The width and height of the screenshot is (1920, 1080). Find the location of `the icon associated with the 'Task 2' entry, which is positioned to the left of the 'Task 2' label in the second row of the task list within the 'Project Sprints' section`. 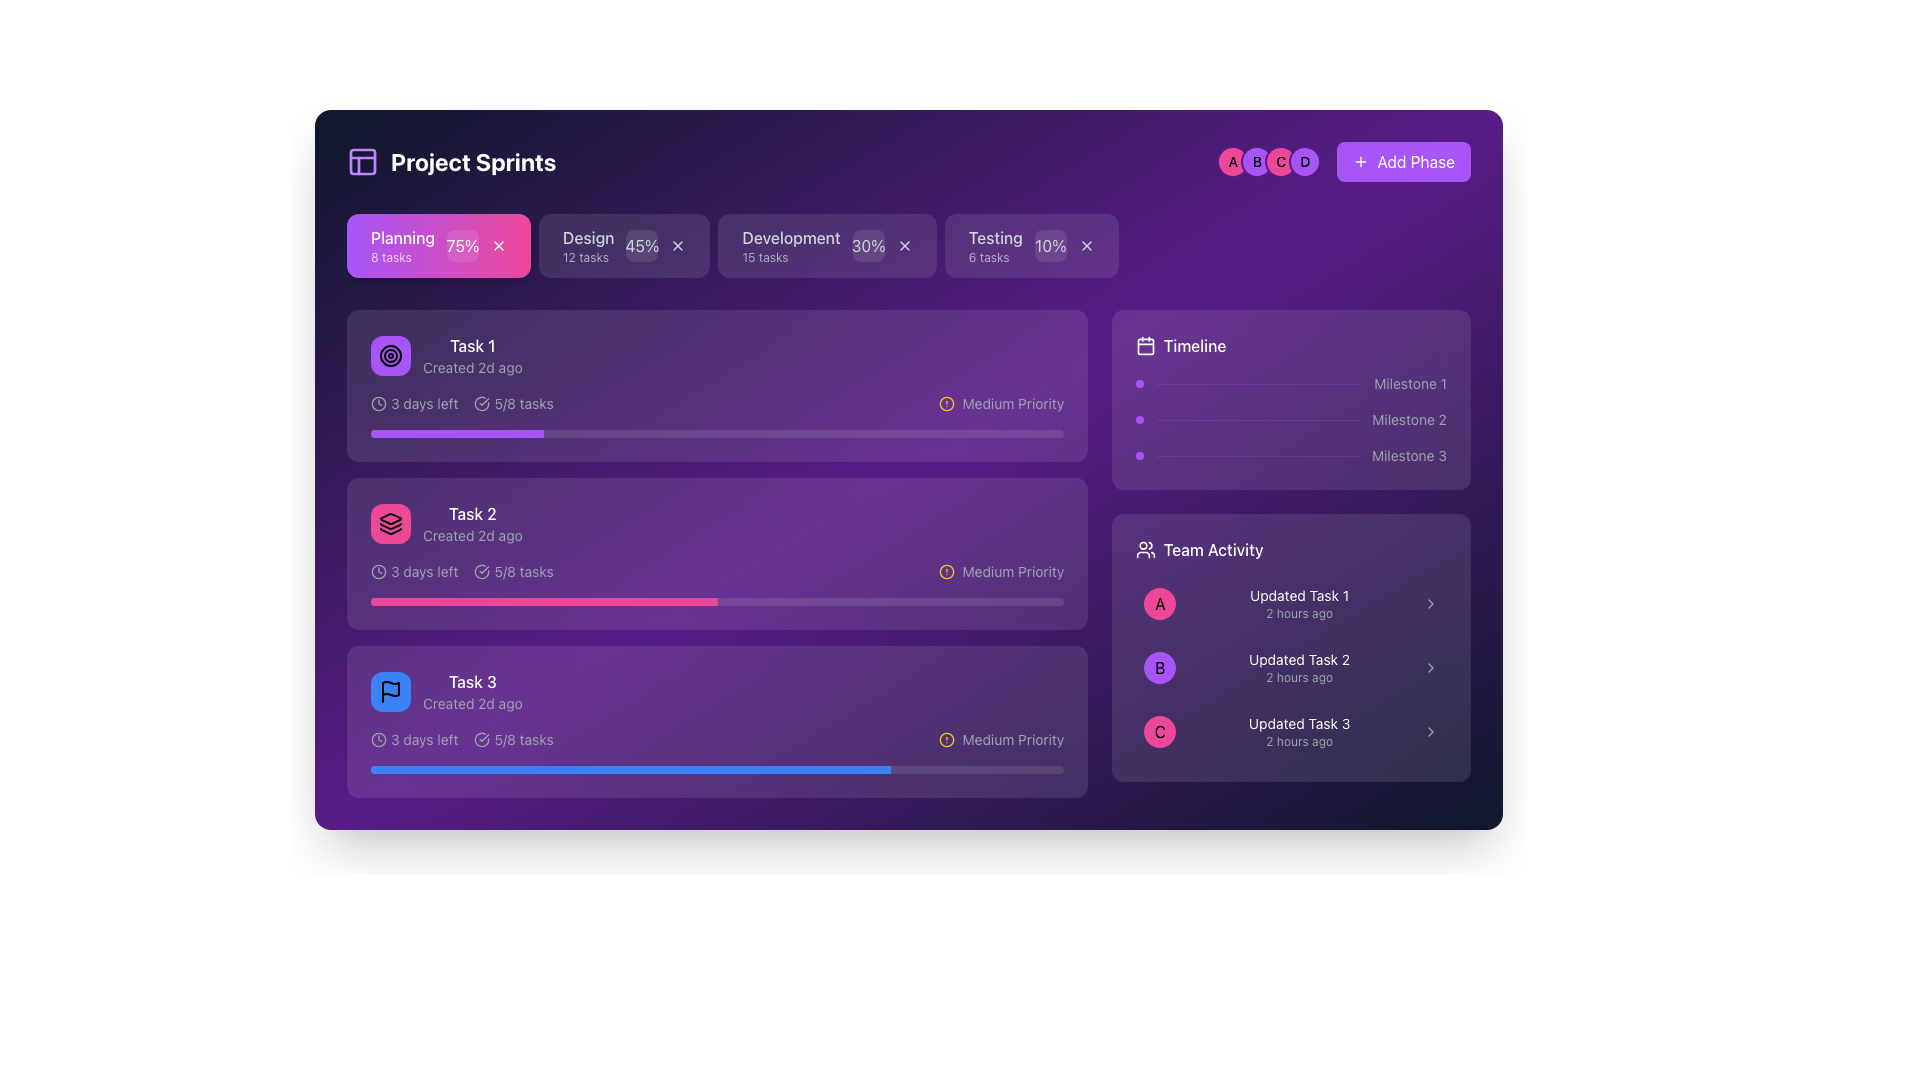

the icon associated with the 'Task 2' entry, which is positioned to the left of the 'Task 2' label in the second row of the task list within the 'Project Sprints' section is located at coordinates (390, 523).